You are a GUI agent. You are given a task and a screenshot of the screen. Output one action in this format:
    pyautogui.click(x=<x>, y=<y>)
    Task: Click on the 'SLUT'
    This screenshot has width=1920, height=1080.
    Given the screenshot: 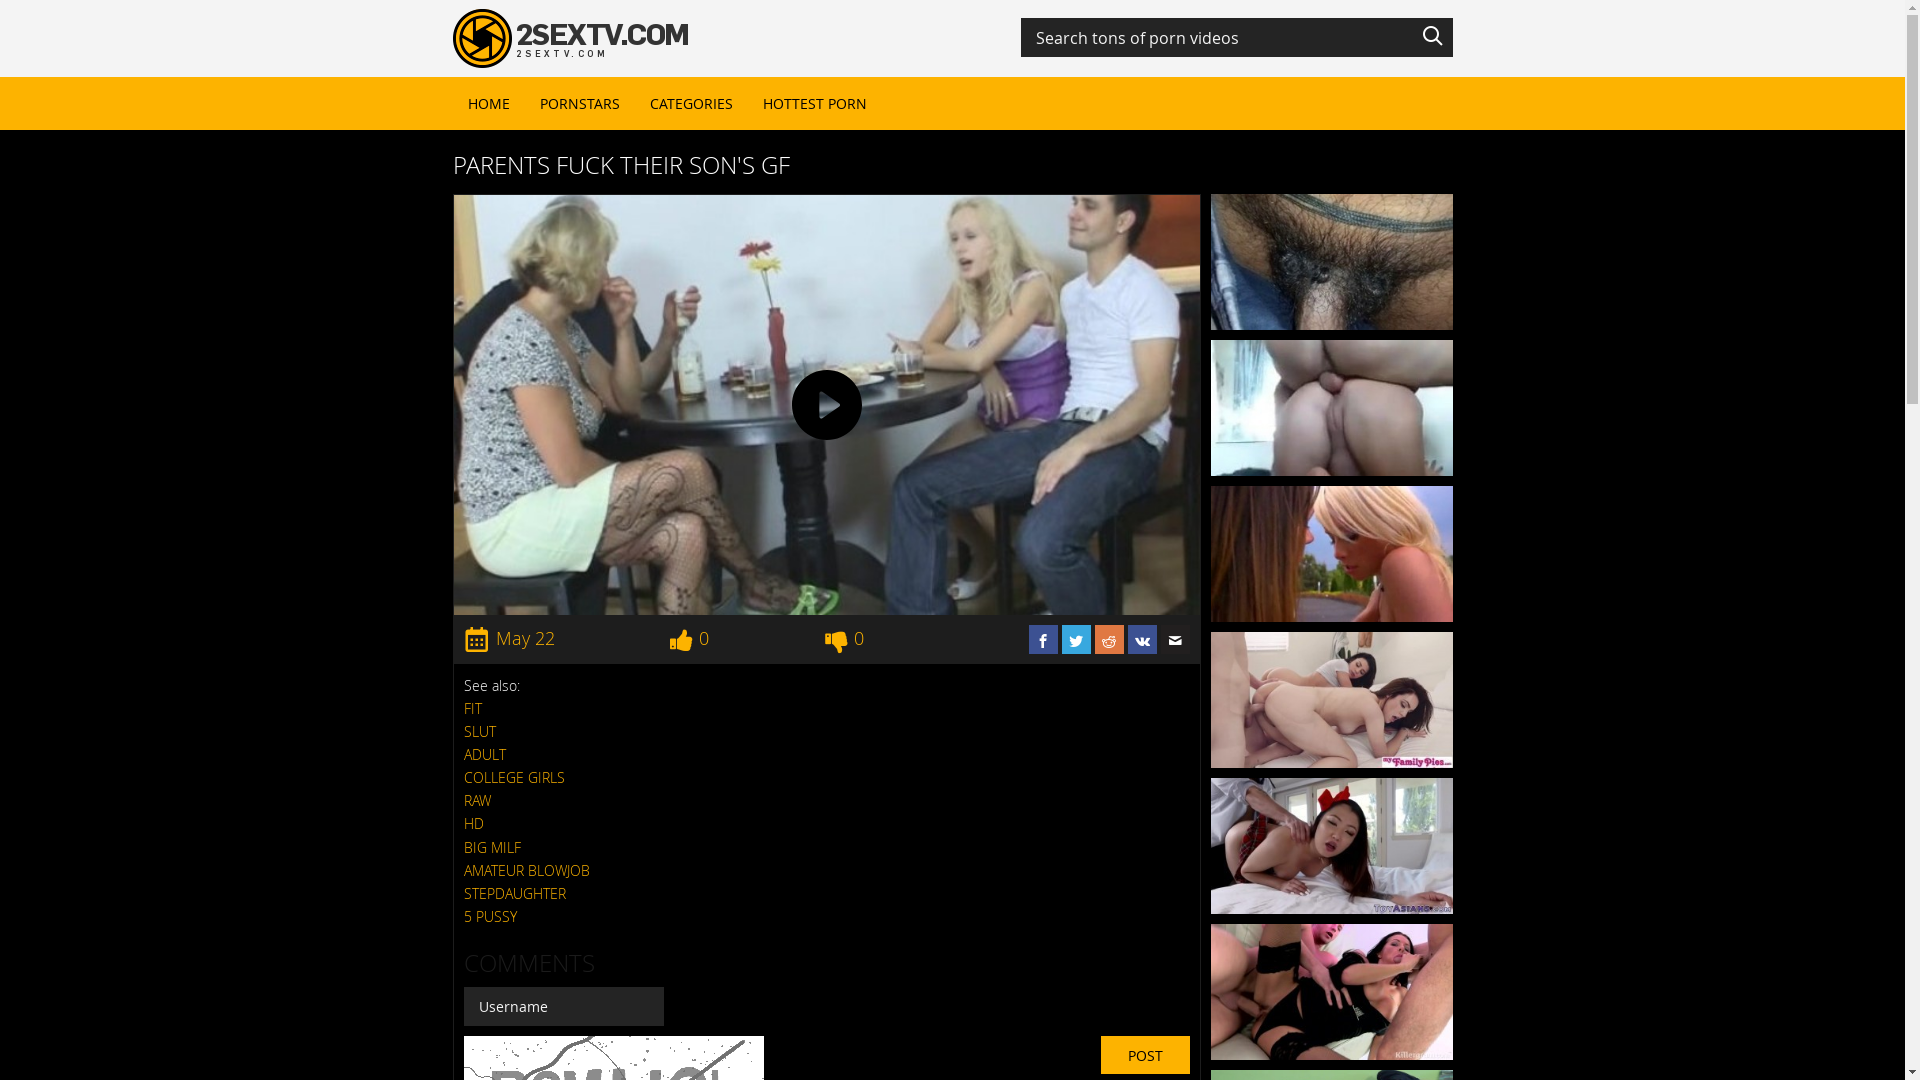 What is the action you would take?
    pyautogui.click(x=480, y=731)
    